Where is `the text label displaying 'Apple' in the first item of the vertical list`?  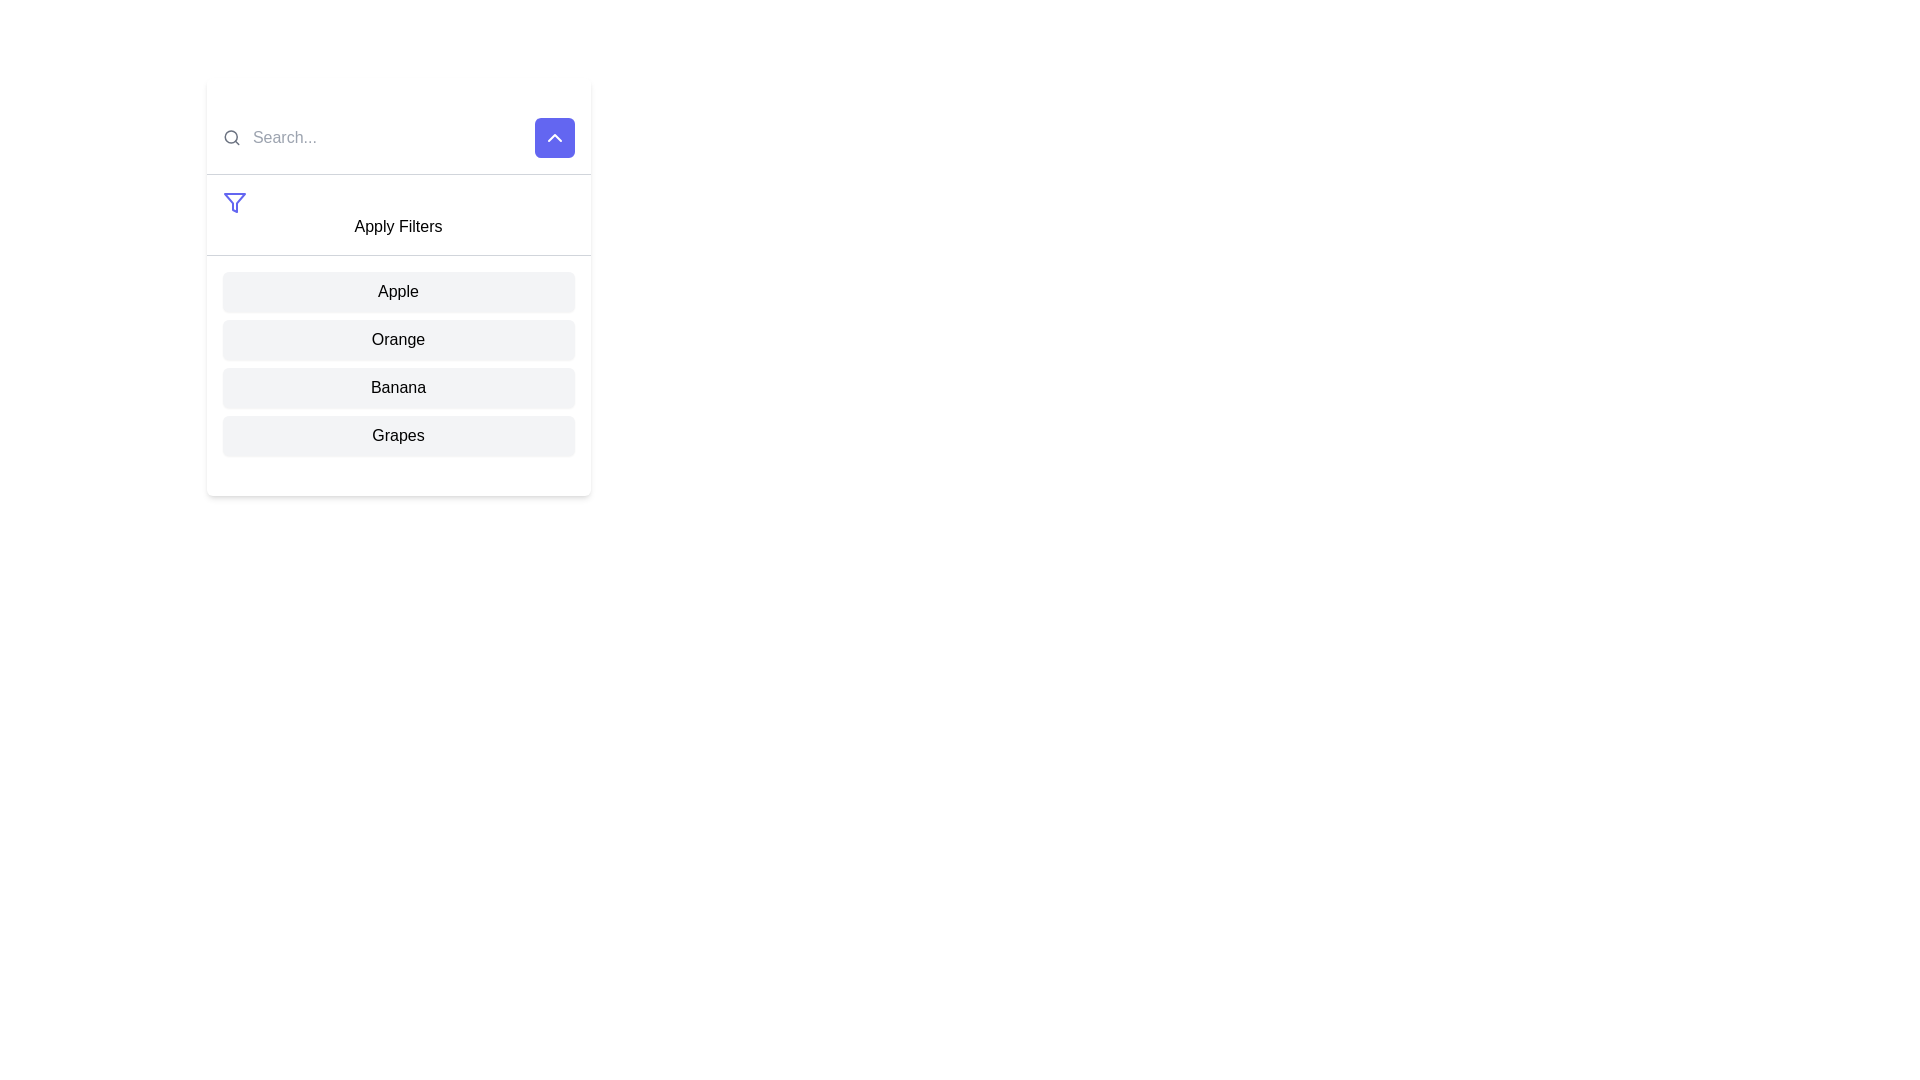 the text label displaying 'Apple' in the first item of the vertical list is located at coordinates (398, 292).